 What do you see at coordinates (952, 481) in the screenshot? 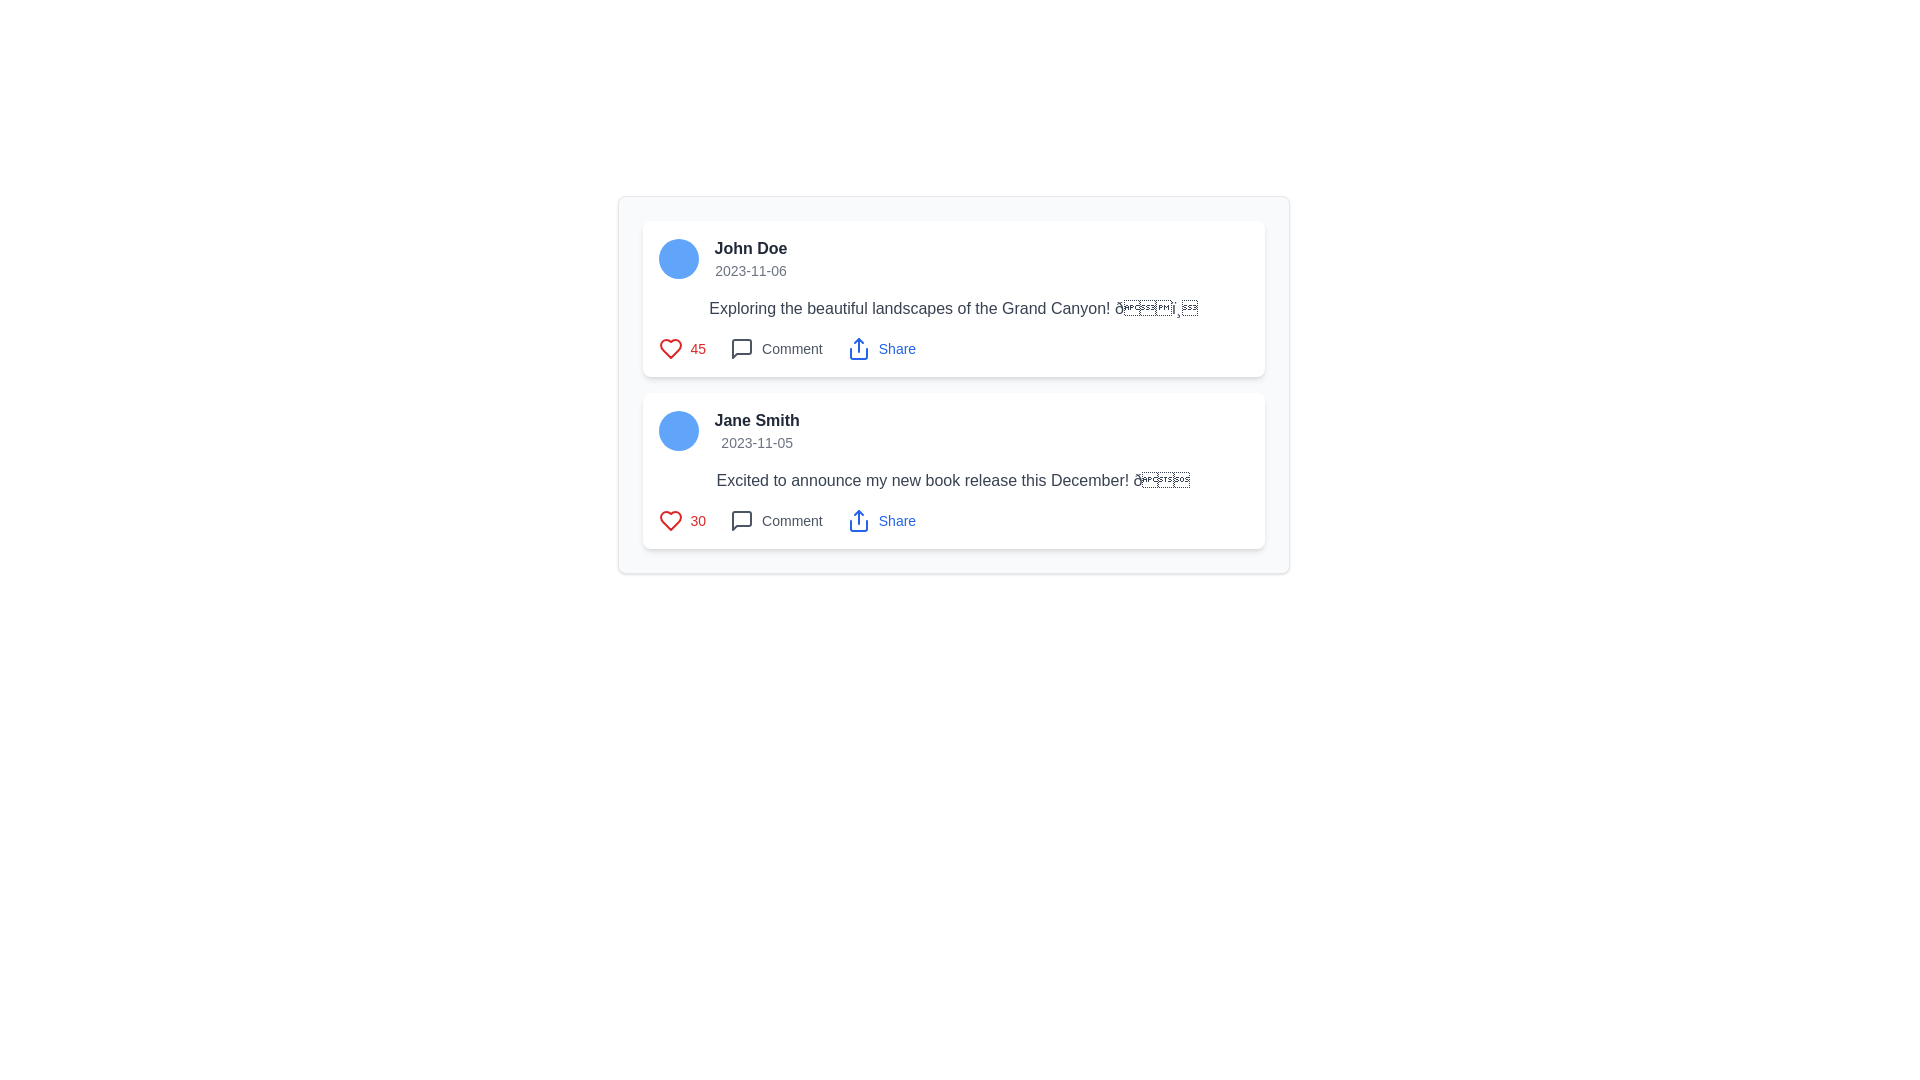
I see `the static text label displaying the announcement of the user 'Jane Smith' in the second post panel` at bounding box center [952, 481].